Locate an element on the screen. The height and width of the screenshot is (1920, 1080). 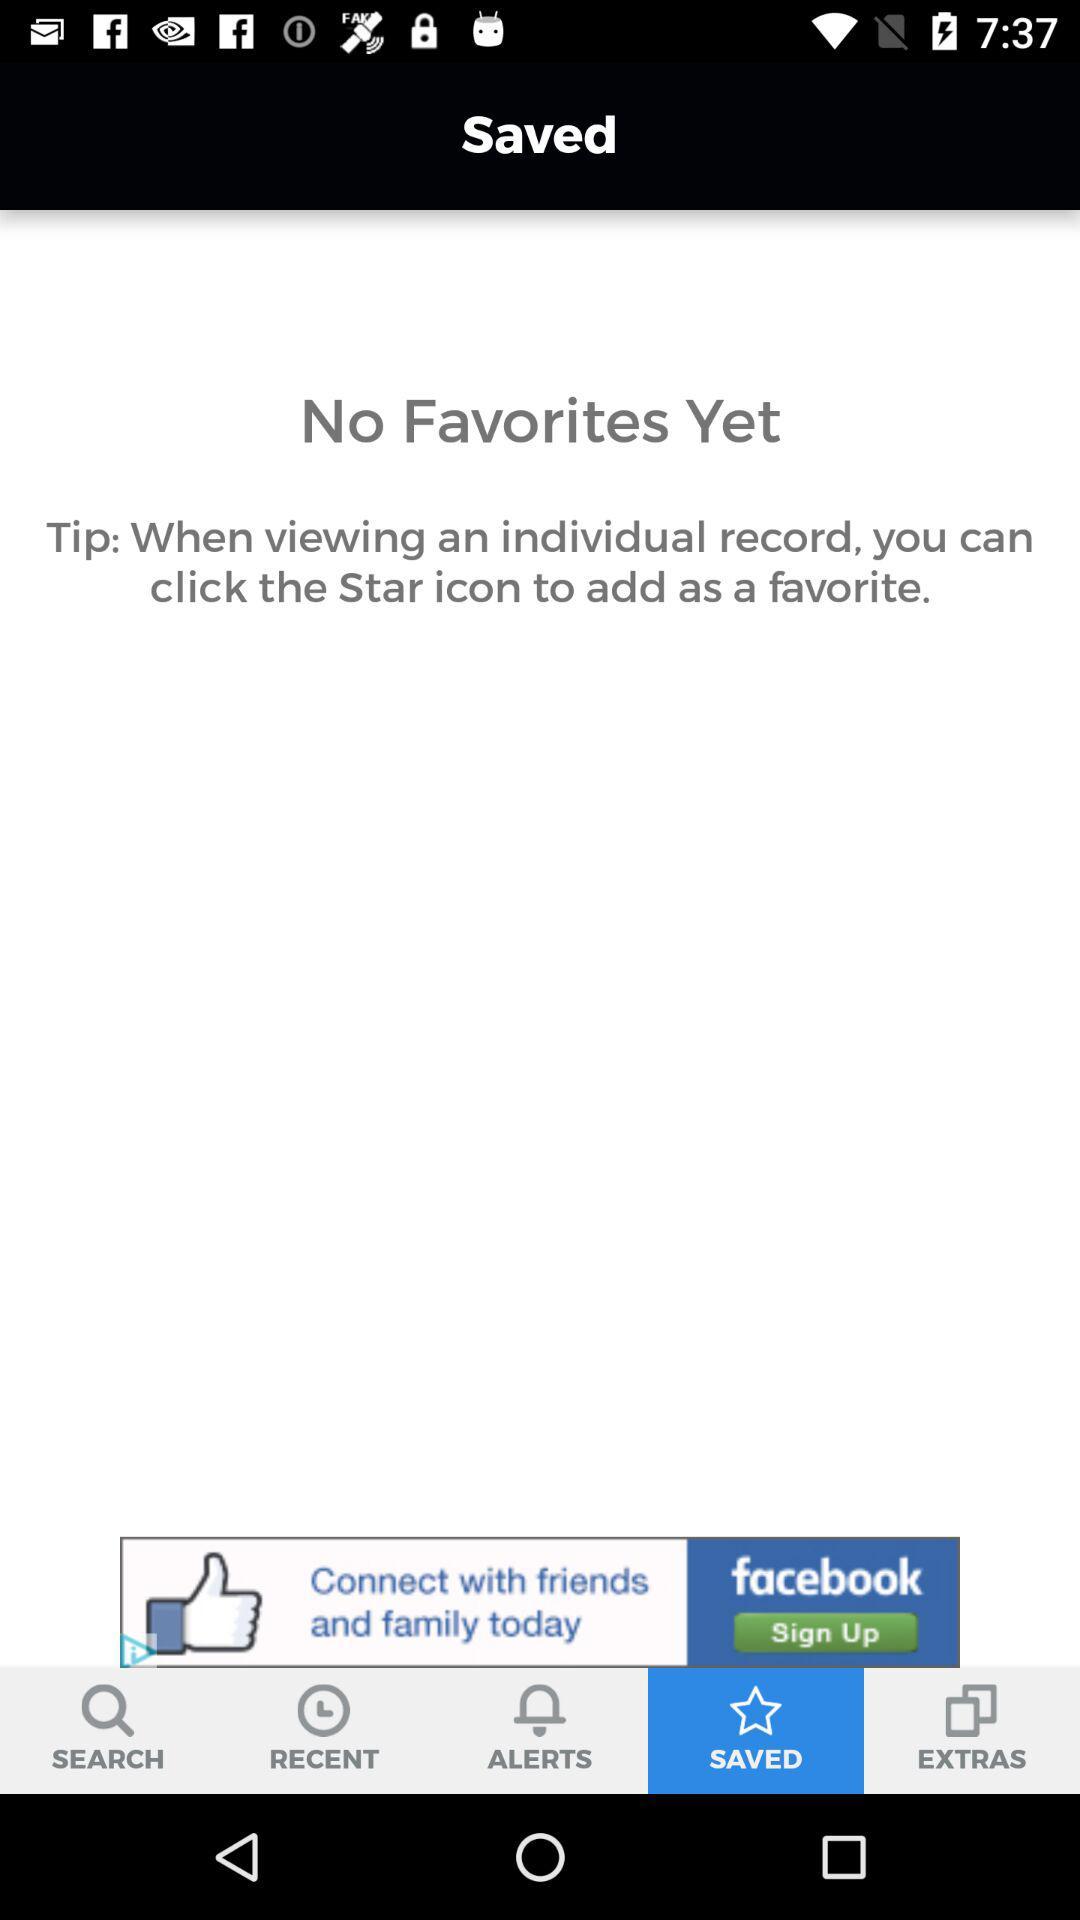
the icon above alerts is located at coordinates (540, 1709).